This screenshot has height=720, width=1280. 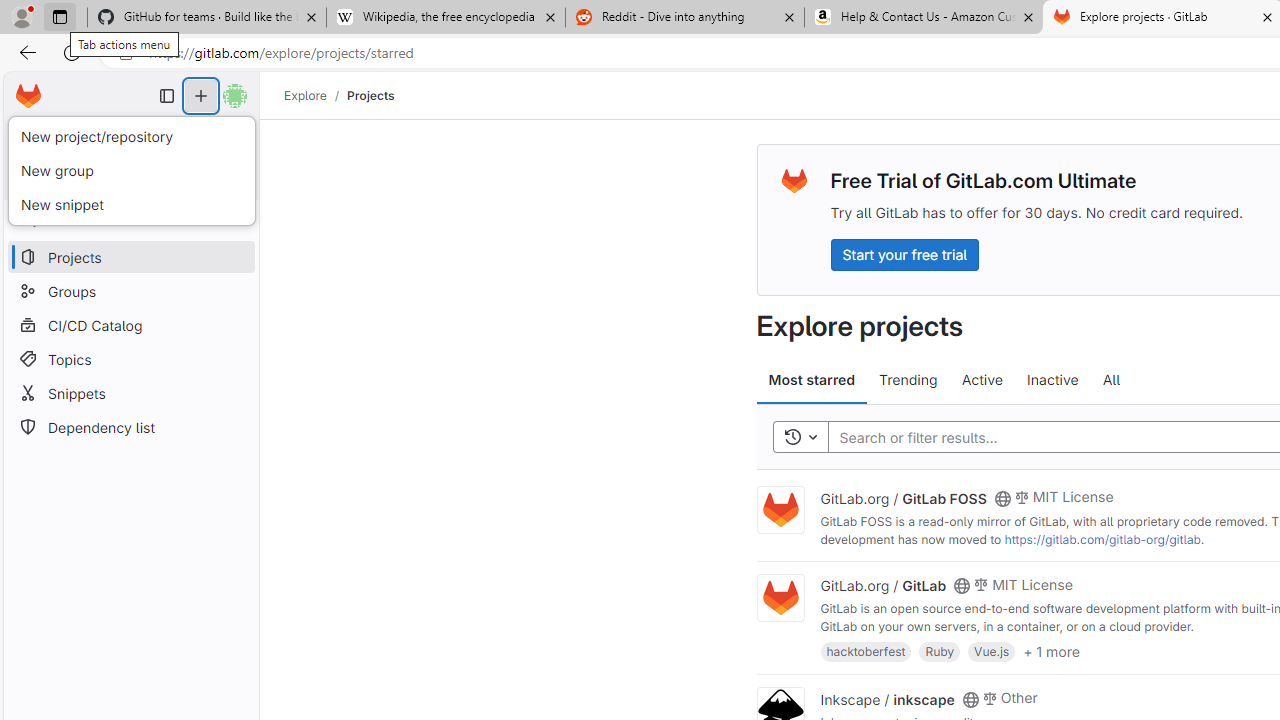 I want to click on 'Snippets', so click(x=130, y=393).